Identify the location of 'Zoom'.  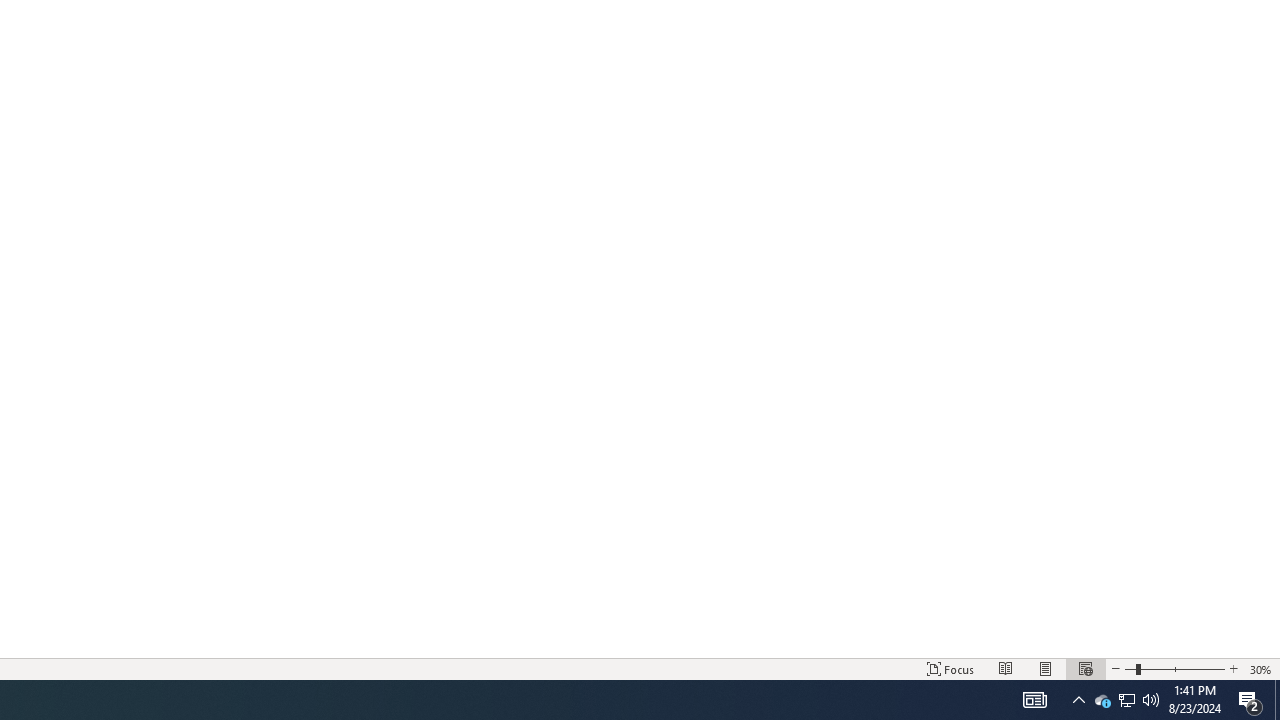
(1175, 669).